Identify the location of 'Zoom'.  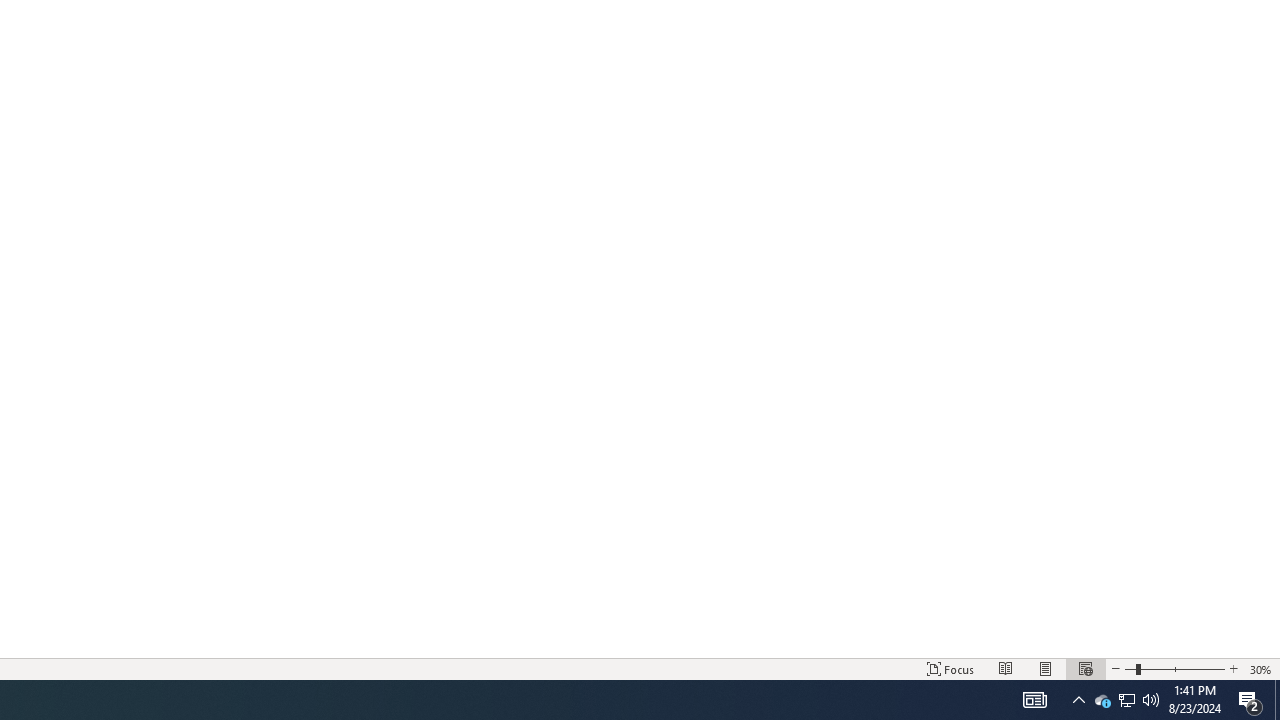
(1175, 669).